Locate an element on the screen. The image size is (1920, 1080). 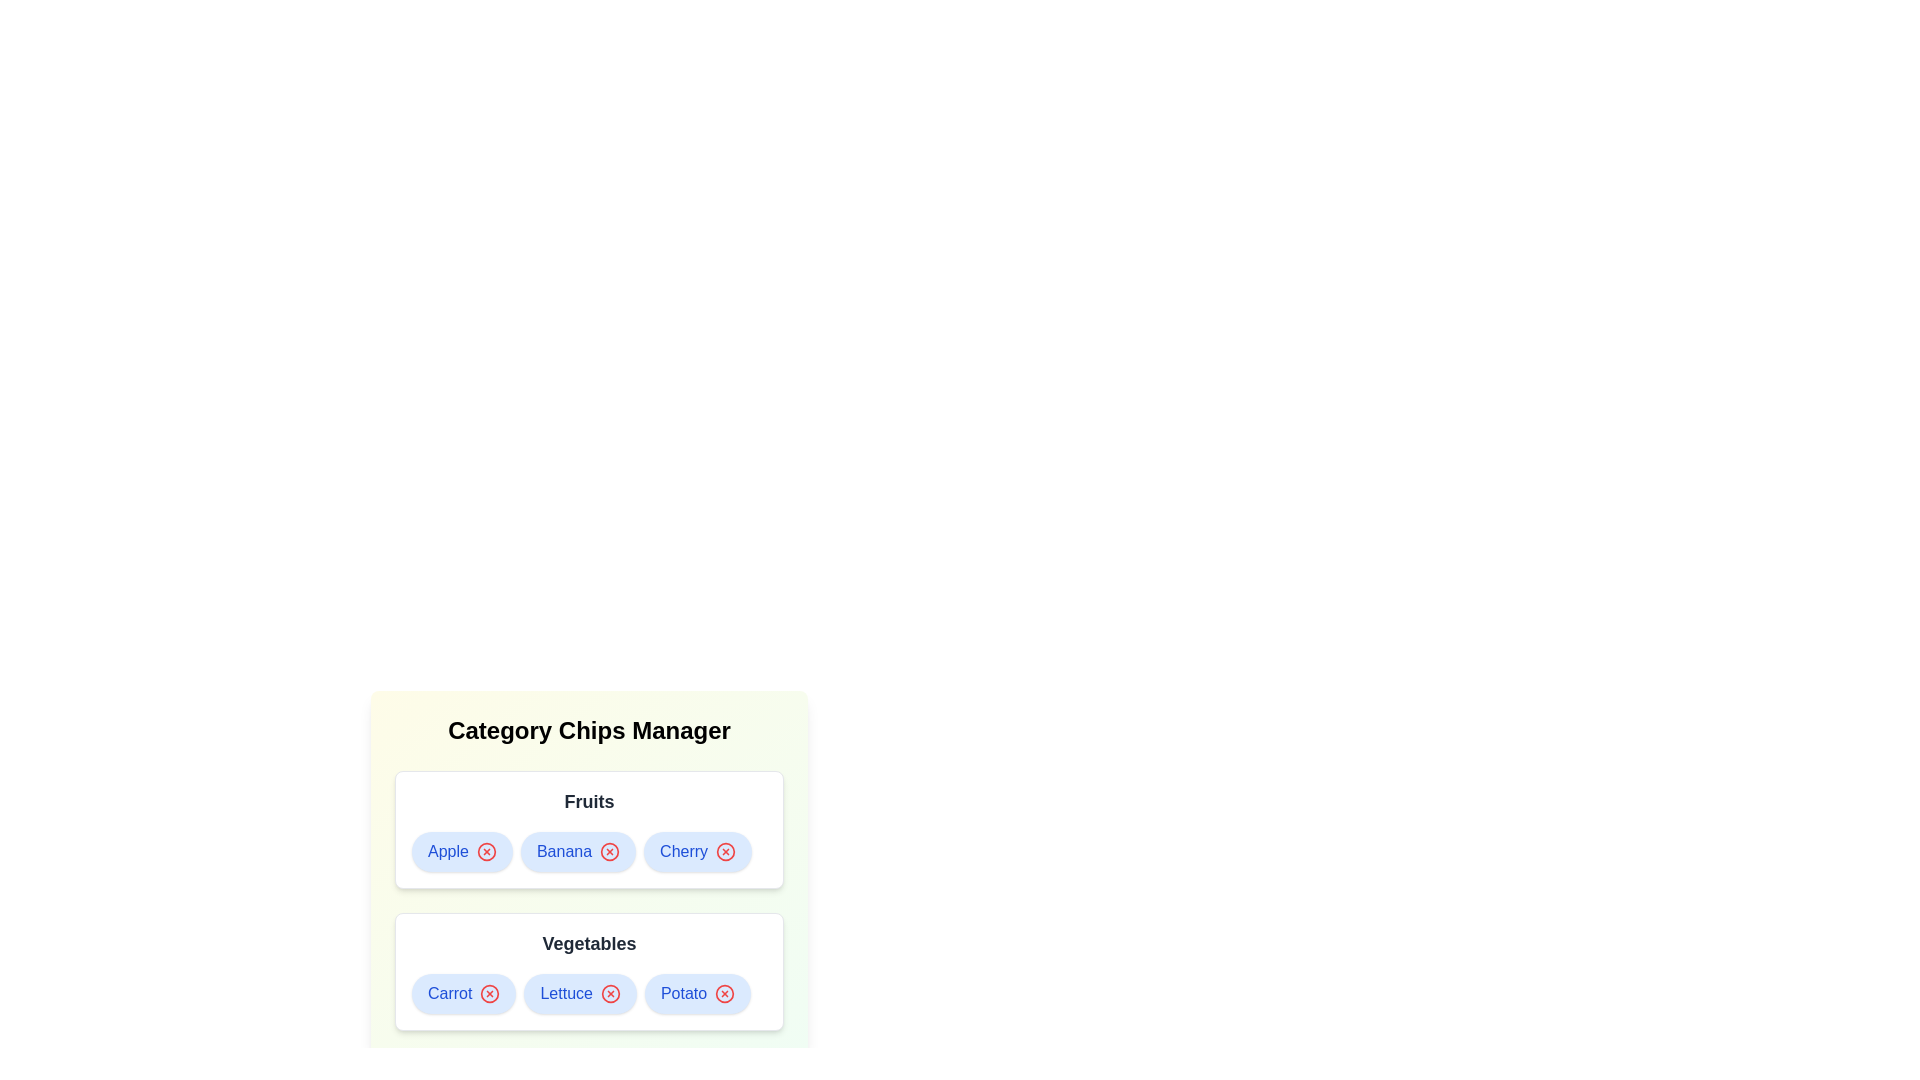
remove button for the chip labeled Cherry is located at coordinates (725, 852).